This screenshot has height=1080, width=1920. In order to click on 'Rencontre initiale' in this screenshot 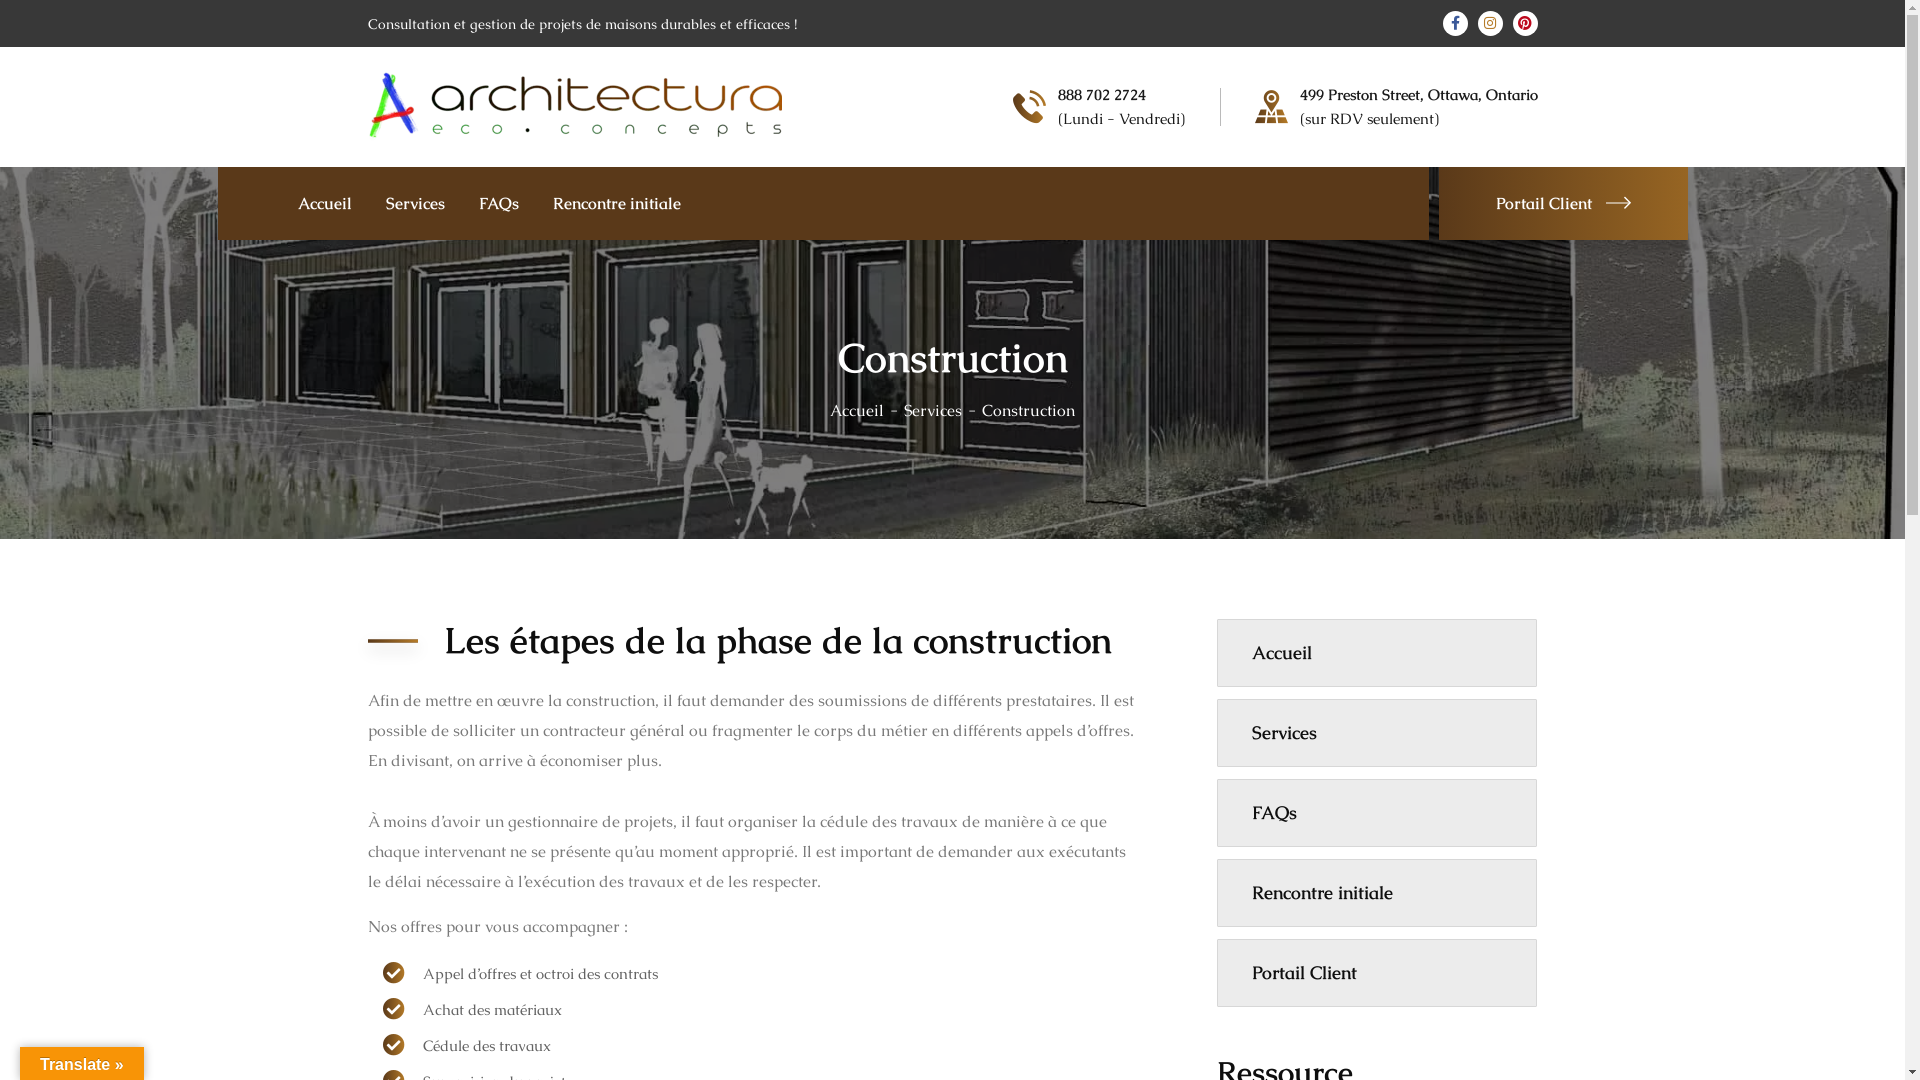, I will do `click(614, 203)`.